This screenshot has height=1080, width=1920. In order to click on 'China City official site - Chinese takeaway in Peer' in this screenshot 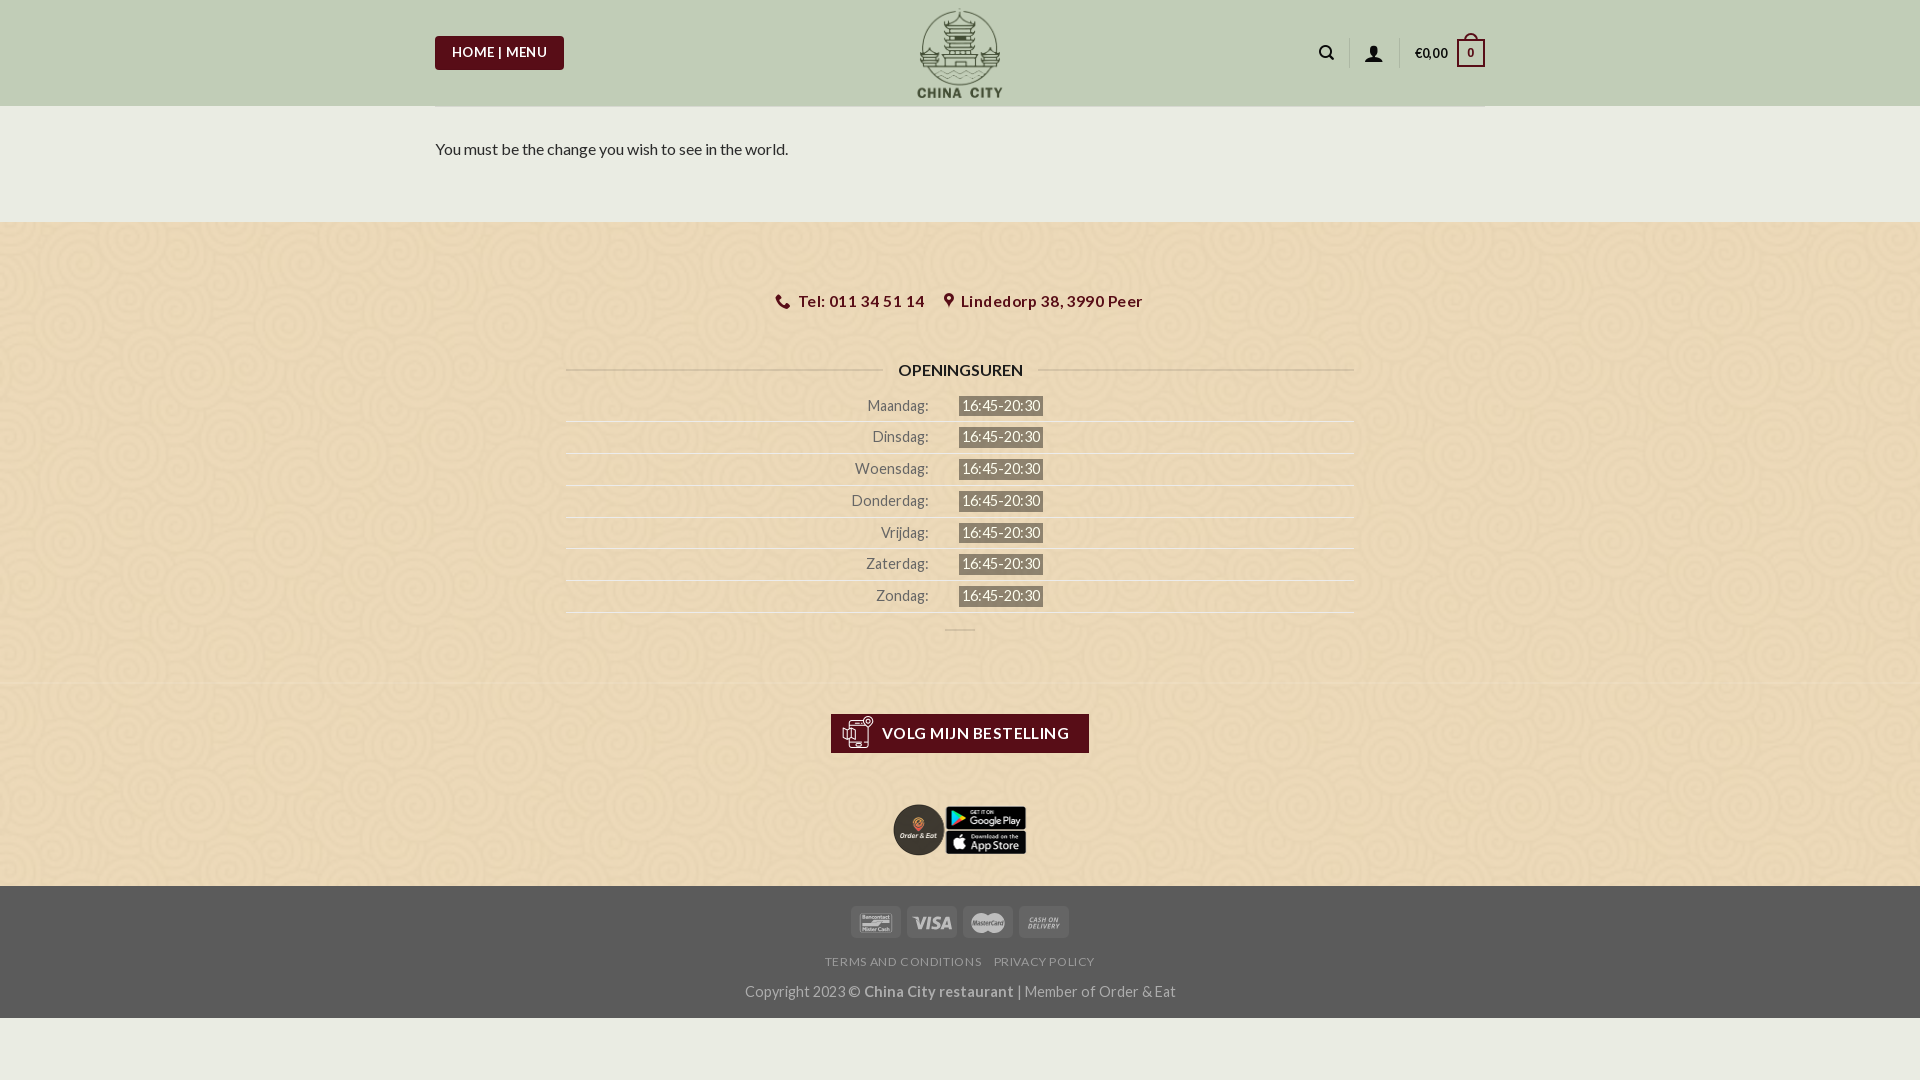, I will do `click(881, 52)`.